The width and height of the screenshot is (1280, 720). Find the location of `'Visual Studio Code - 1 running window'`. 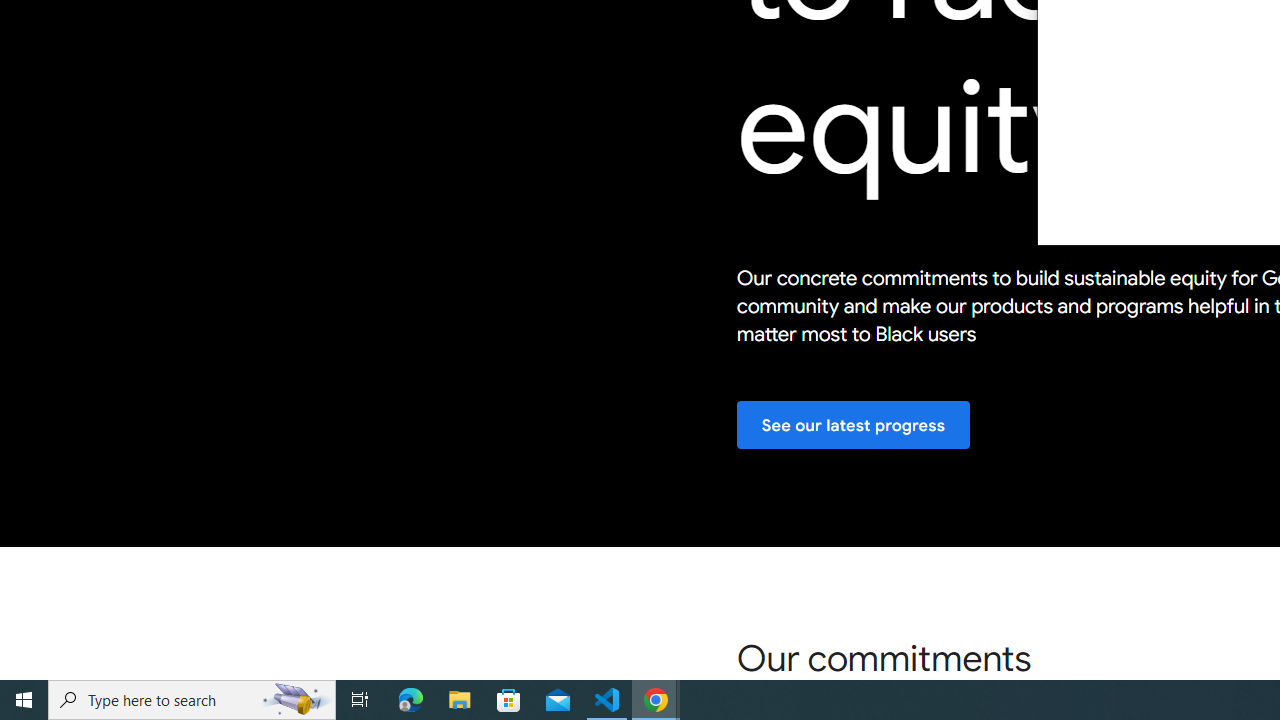

'Visual Studio Code - 1 running window' is located at coordinates (606, 698).